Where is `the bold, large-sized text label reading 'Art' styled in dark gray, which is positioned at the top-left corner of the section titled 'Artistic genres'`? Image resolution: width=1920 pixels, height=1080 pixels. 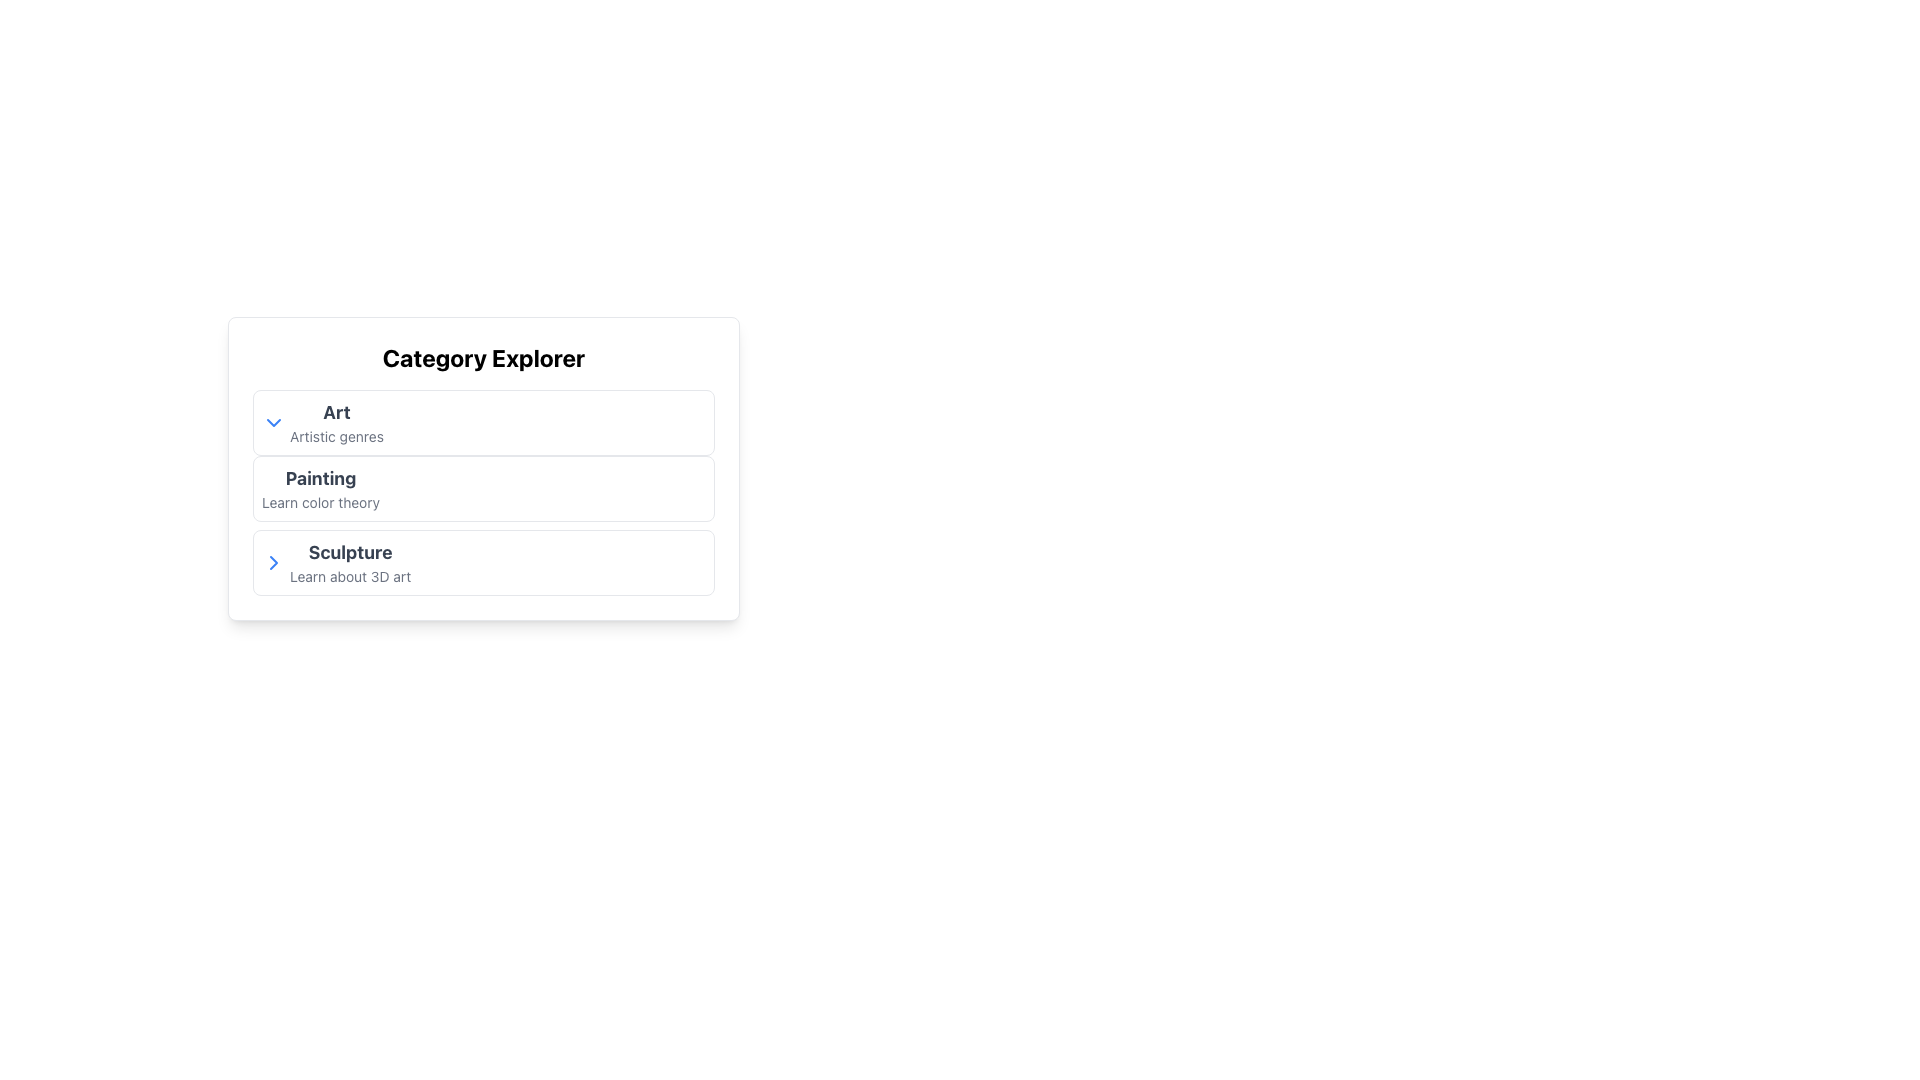 the bold, large-sized text label reading 'Art' styled in dark gray, which is positioned at the top-left corner of the section titled 'Artistic genres' is located at coordinates (336, 411).